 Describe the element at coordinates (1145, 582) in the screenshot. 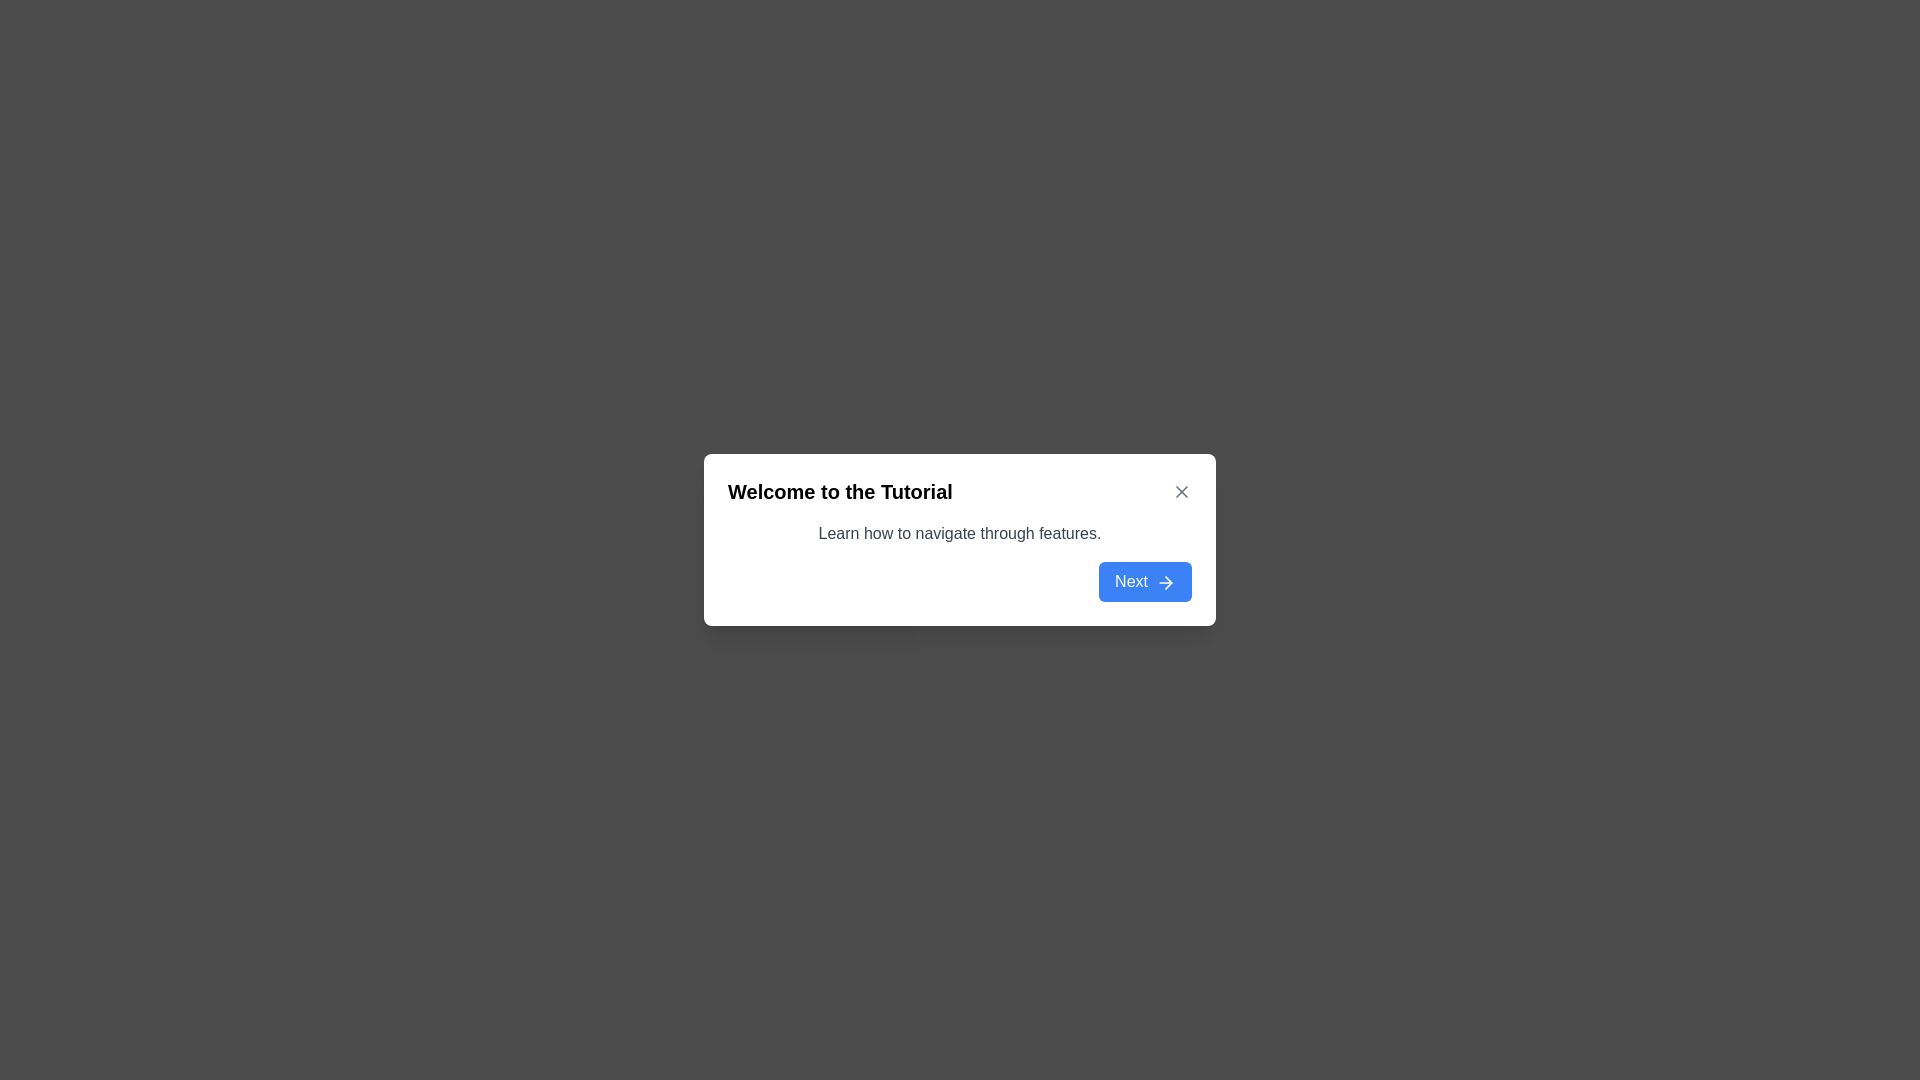

I see `the prominent blue button labeled 'Next' with rounded corners located at the bottom-right corner of the modal` at that location.